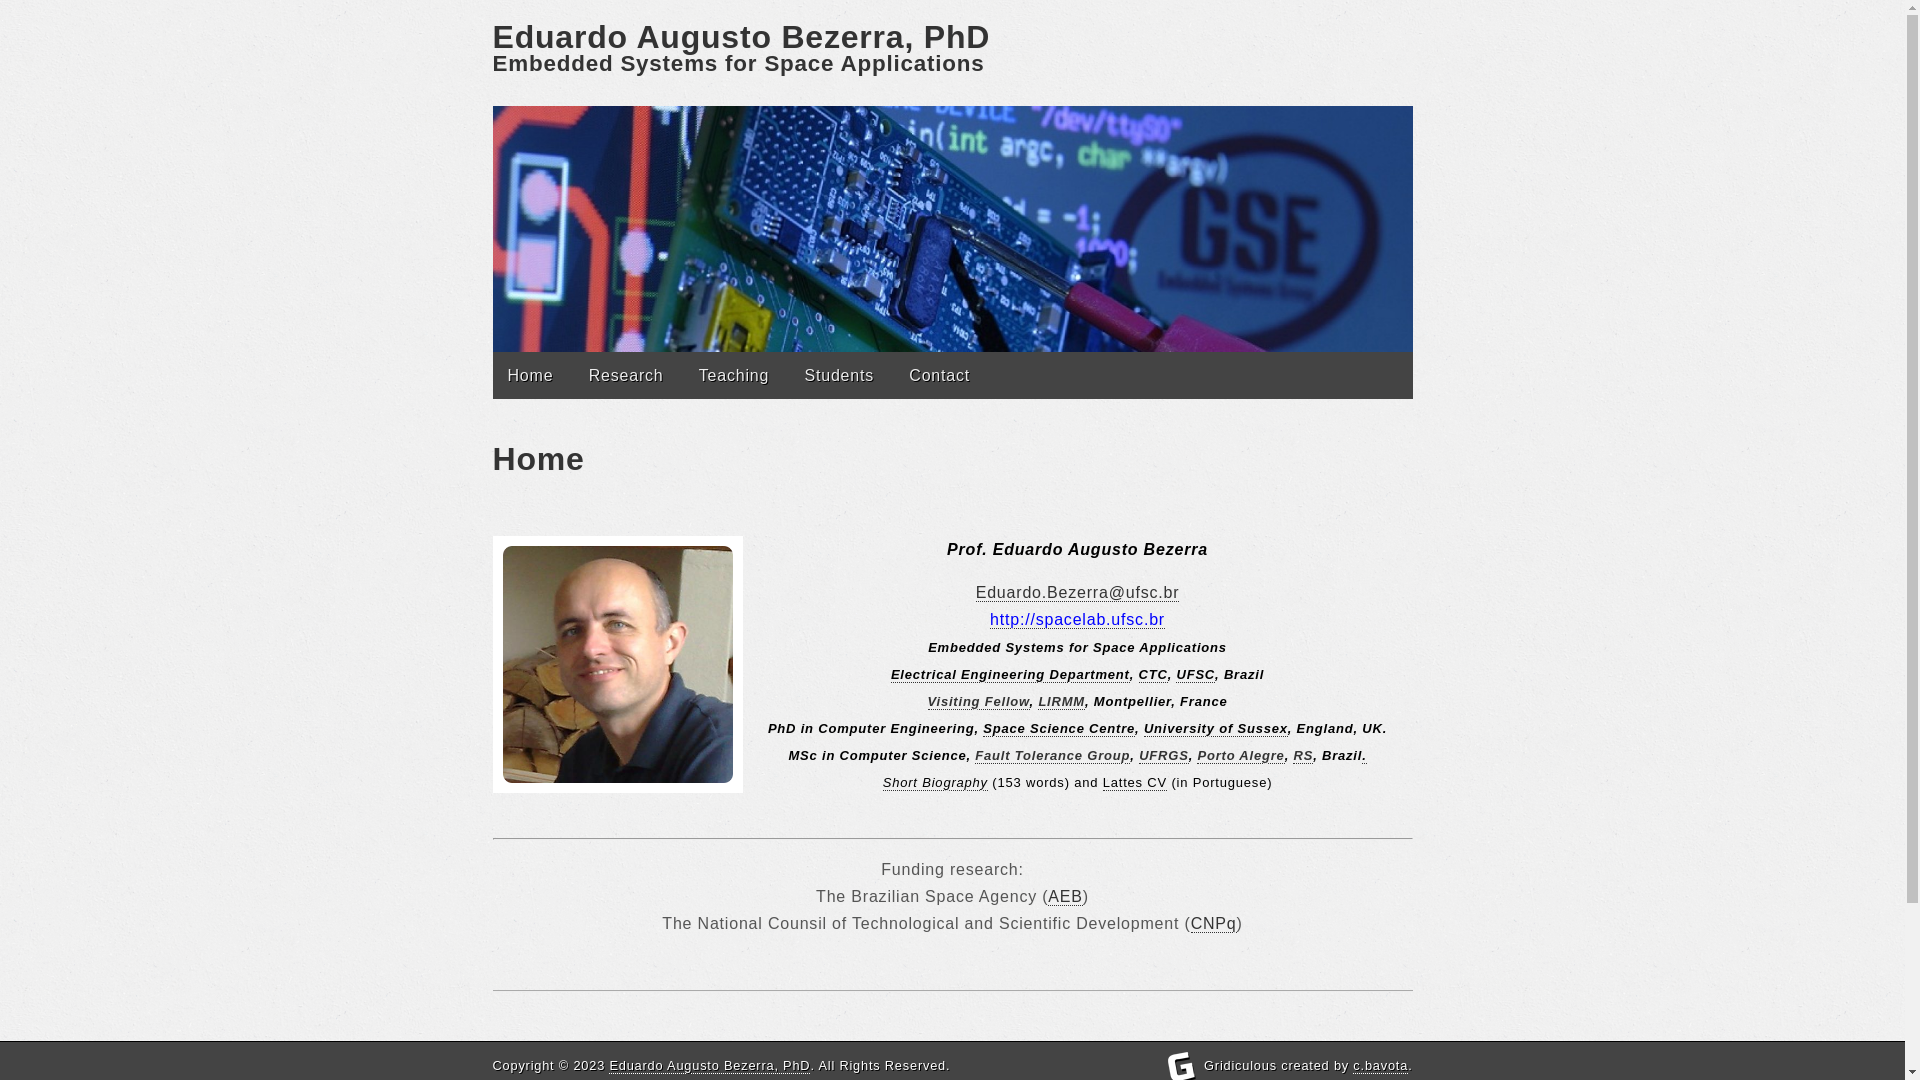 The width and height of the screenshot is (1920, 1080). I want to click on 'Teaching', so click(733, 375).